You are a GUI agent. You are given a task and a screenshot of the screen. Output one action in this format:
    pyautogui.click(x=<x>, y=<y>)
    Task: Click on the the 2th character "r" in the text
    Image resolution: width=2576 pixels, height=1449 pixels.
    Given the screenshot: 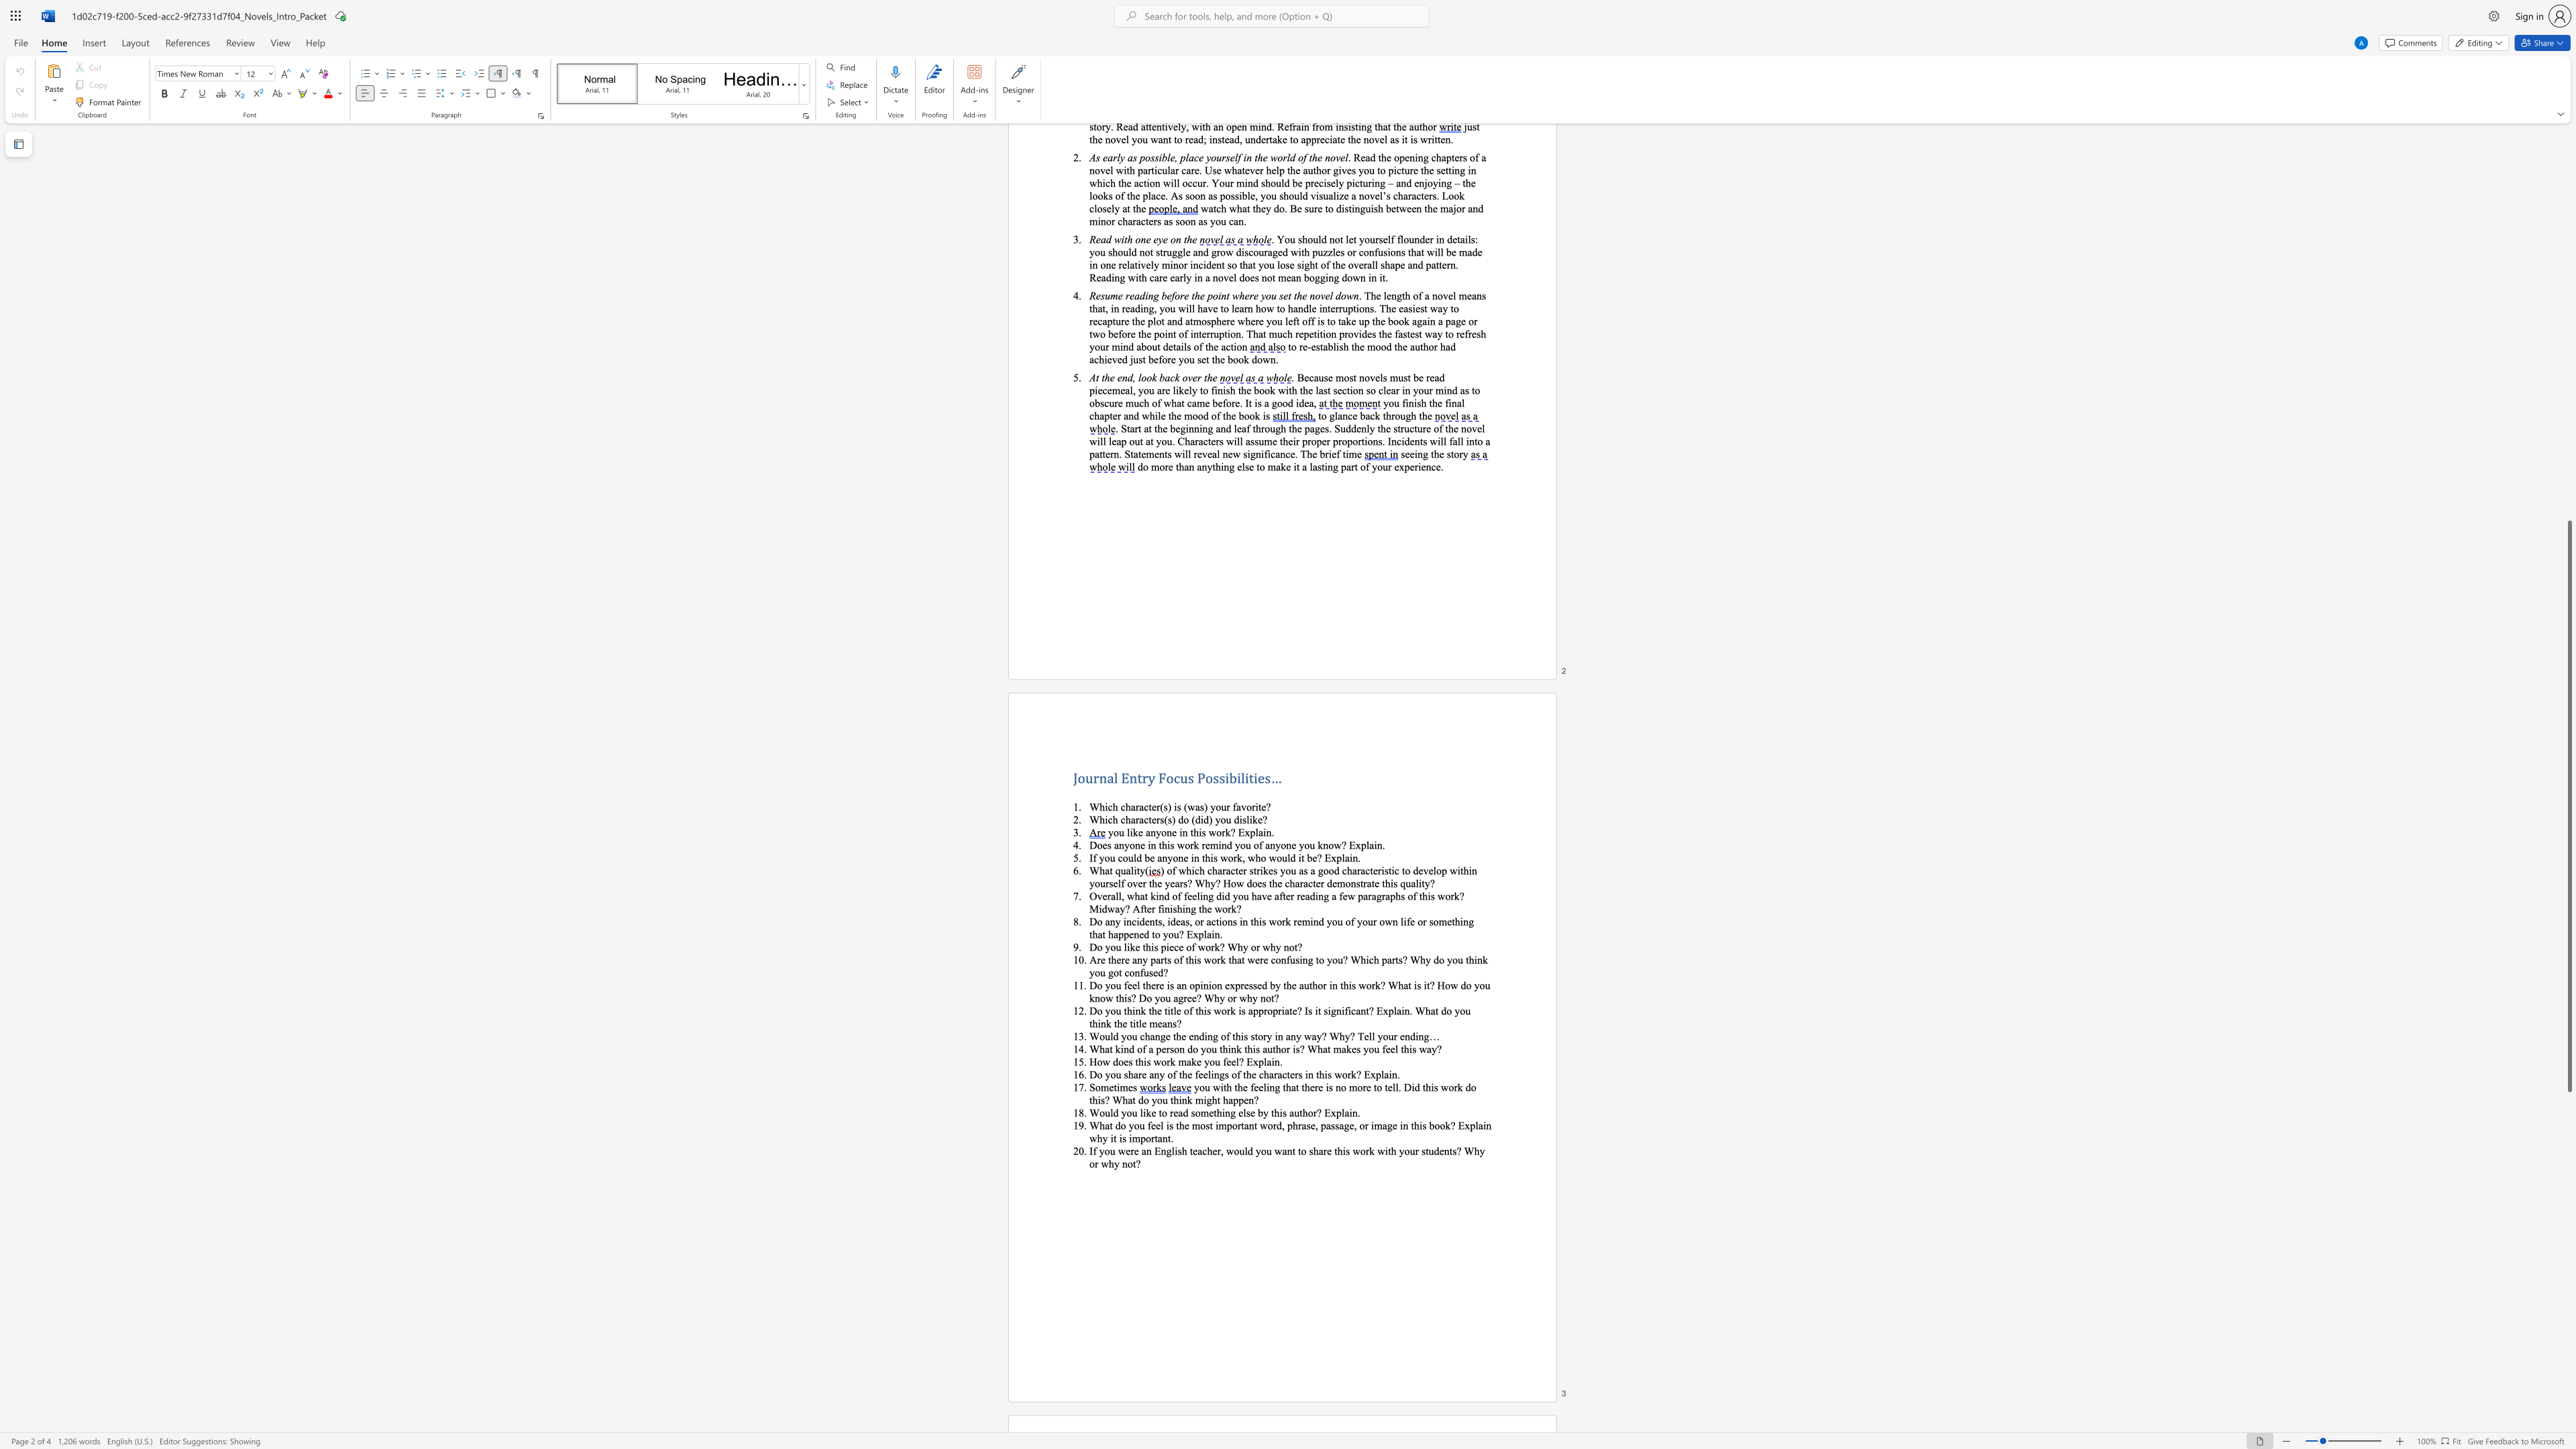 What is the action you would take?
    pyautogui.click(x=1144, y=776)
    